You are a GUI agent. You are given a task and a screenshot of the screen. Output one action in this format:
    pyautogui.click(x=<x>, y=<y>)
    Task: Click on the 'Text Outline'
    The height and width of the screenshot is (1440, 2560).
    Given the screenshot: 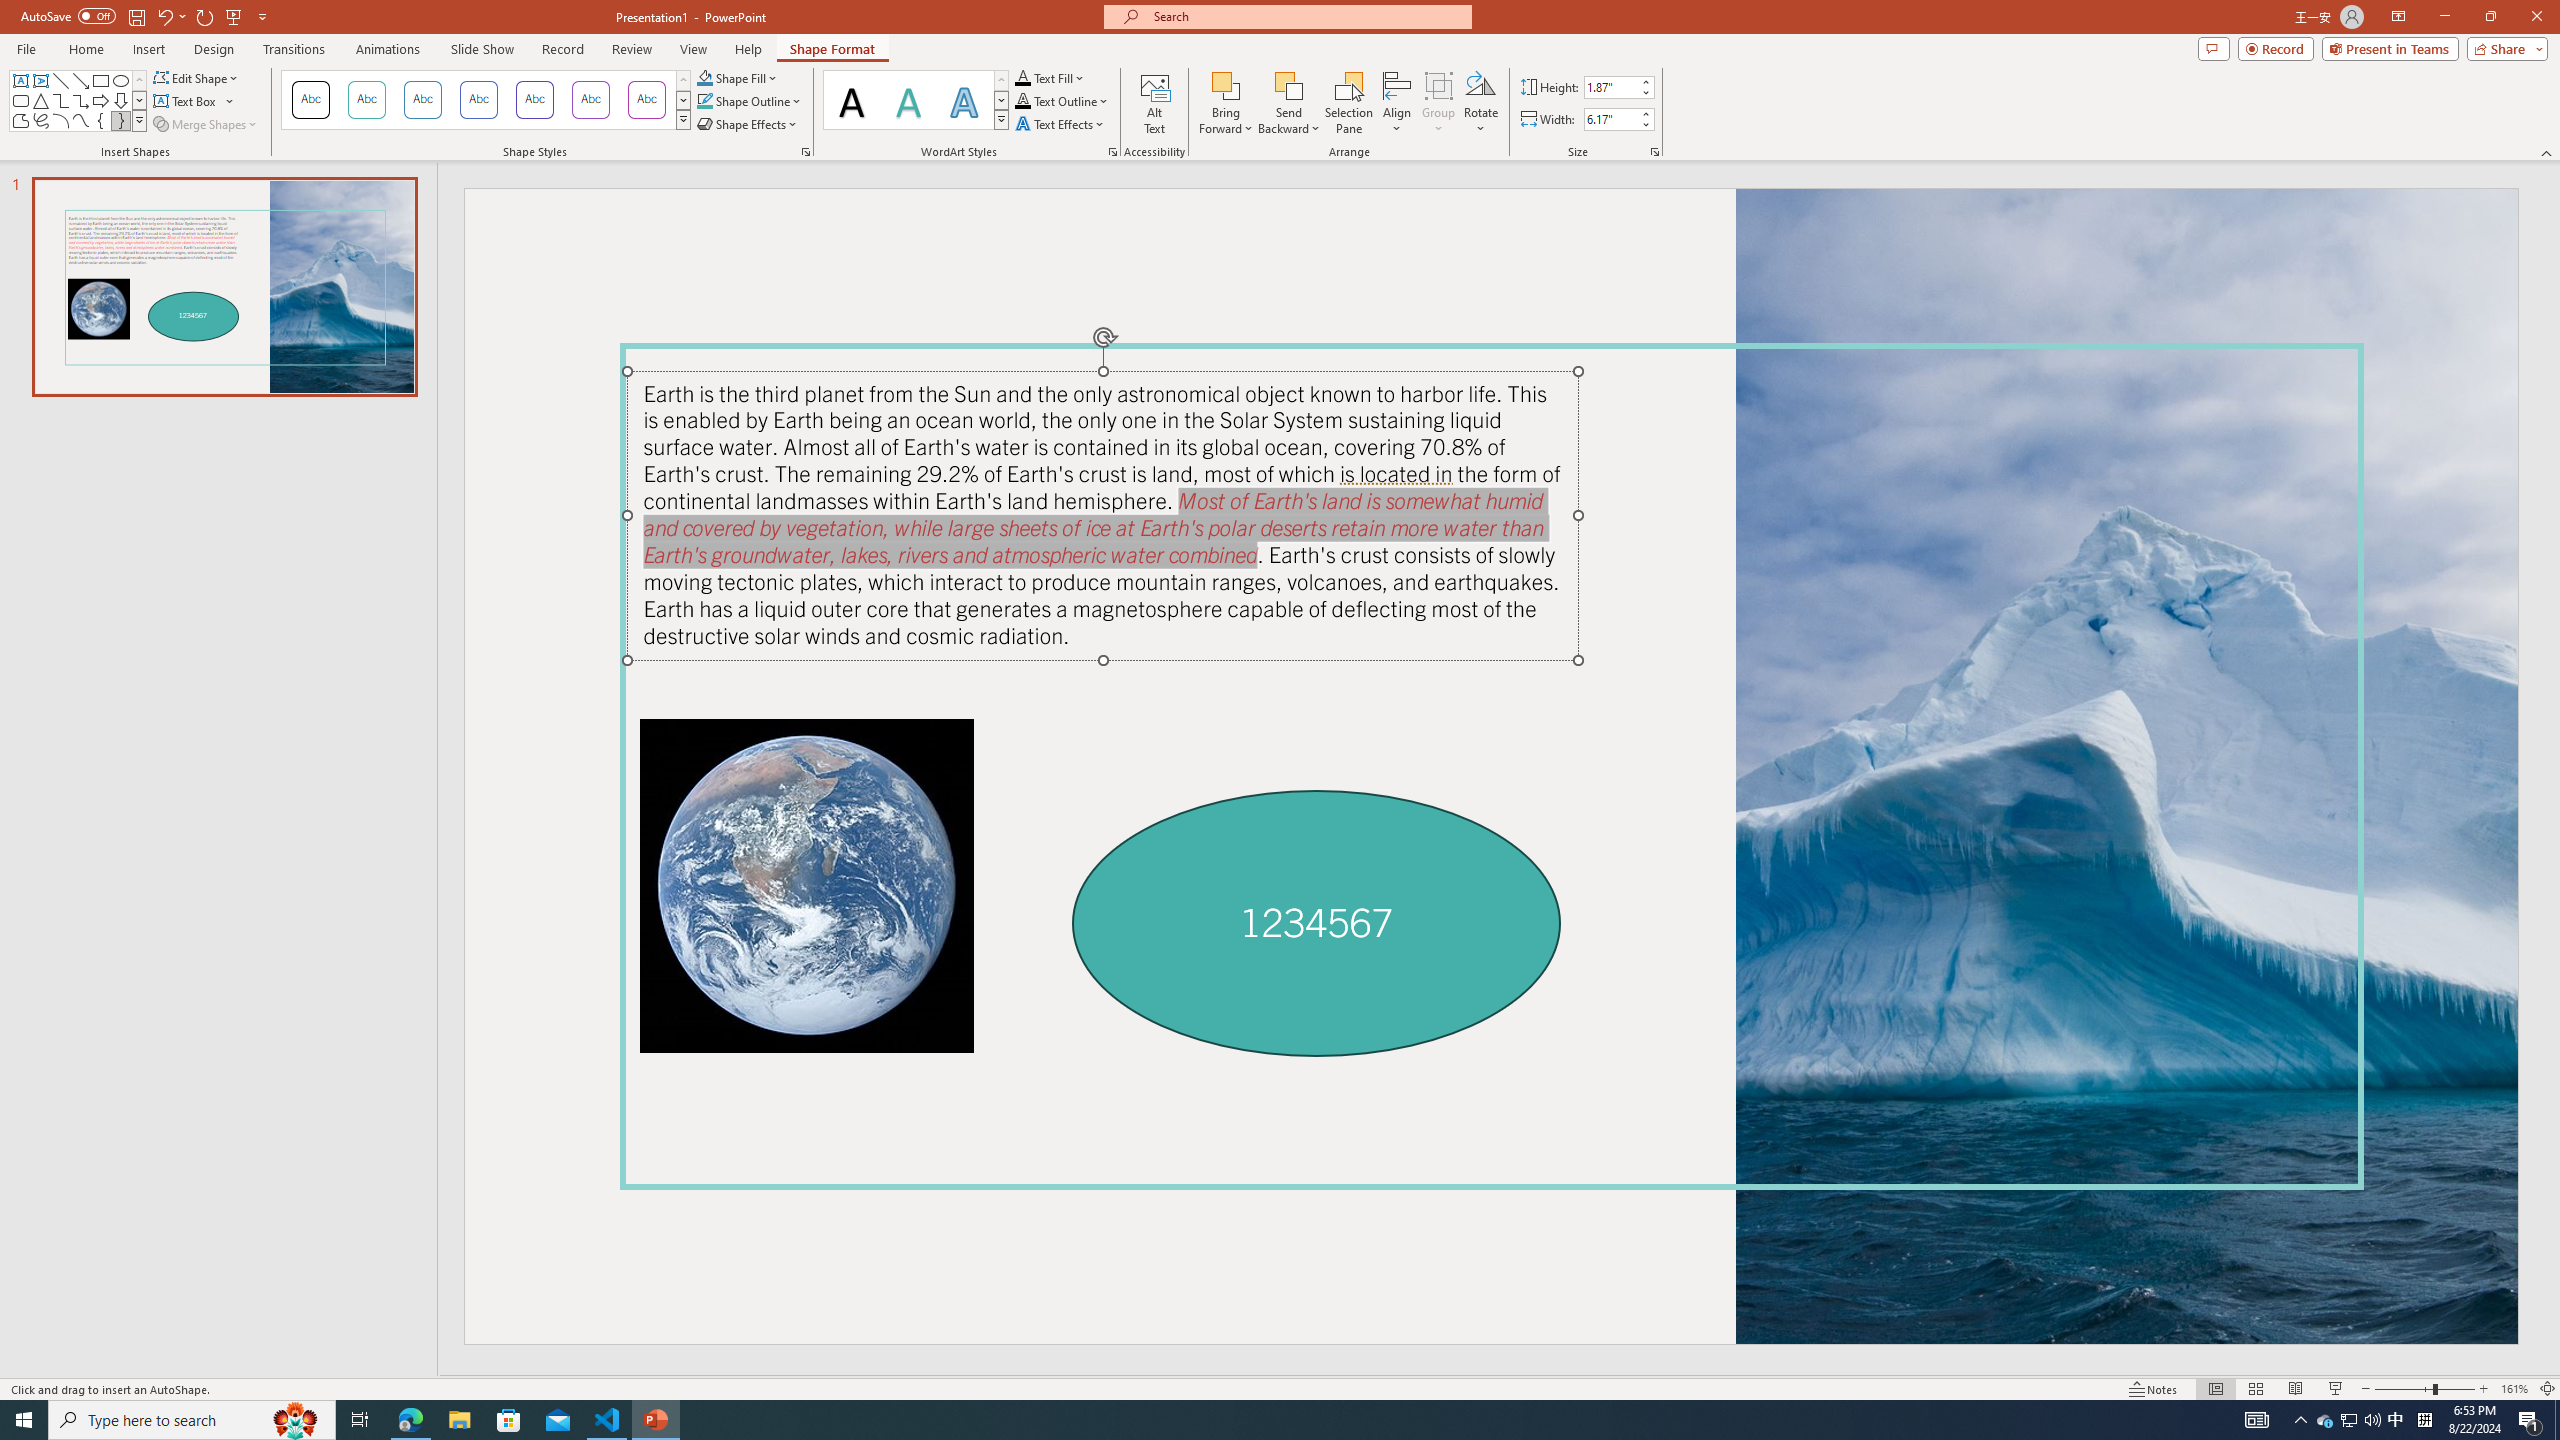 What is the action you would take?
    pyautogui.click(x=1061, y=99)
    